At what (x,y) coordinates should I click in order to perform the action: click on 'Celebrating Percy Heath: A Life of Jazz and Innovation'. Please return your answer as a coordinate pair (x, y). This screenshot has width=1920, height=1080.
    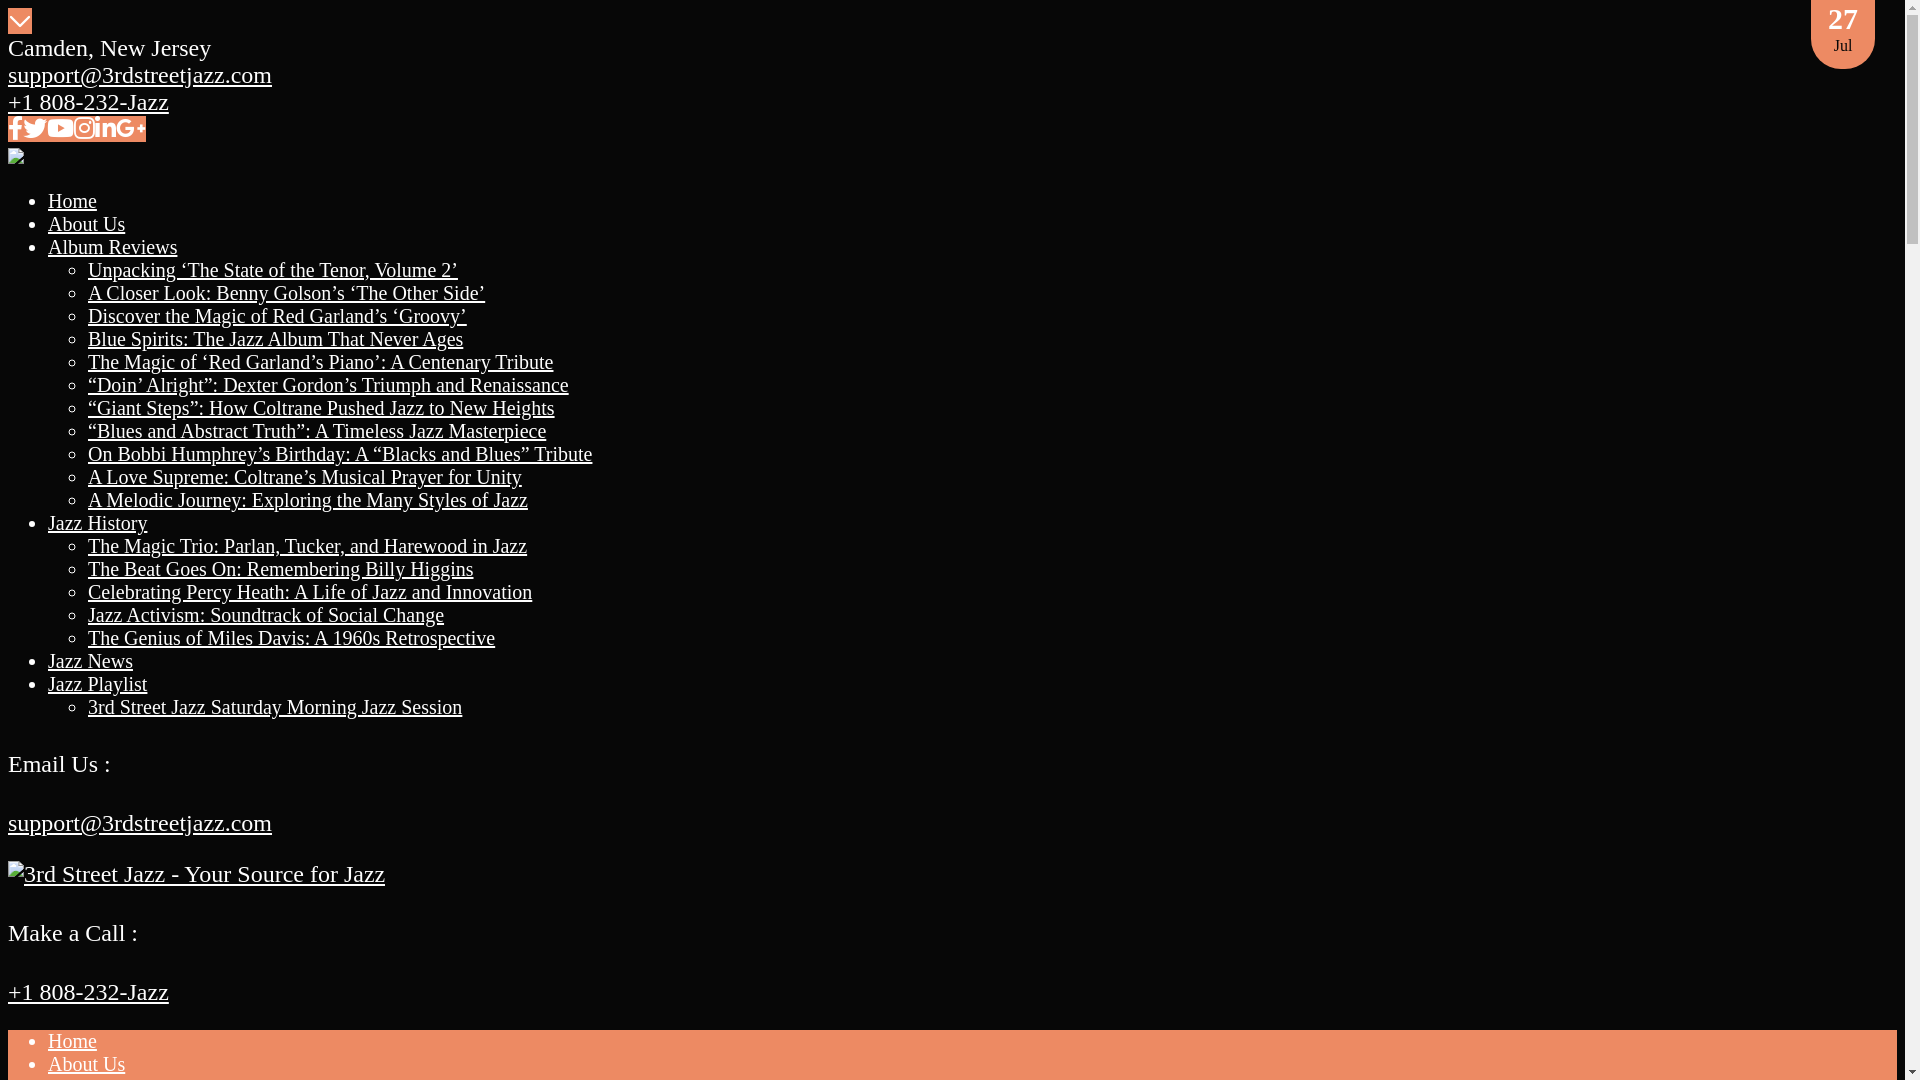
    Looking at the image, I should click on (309, 590).